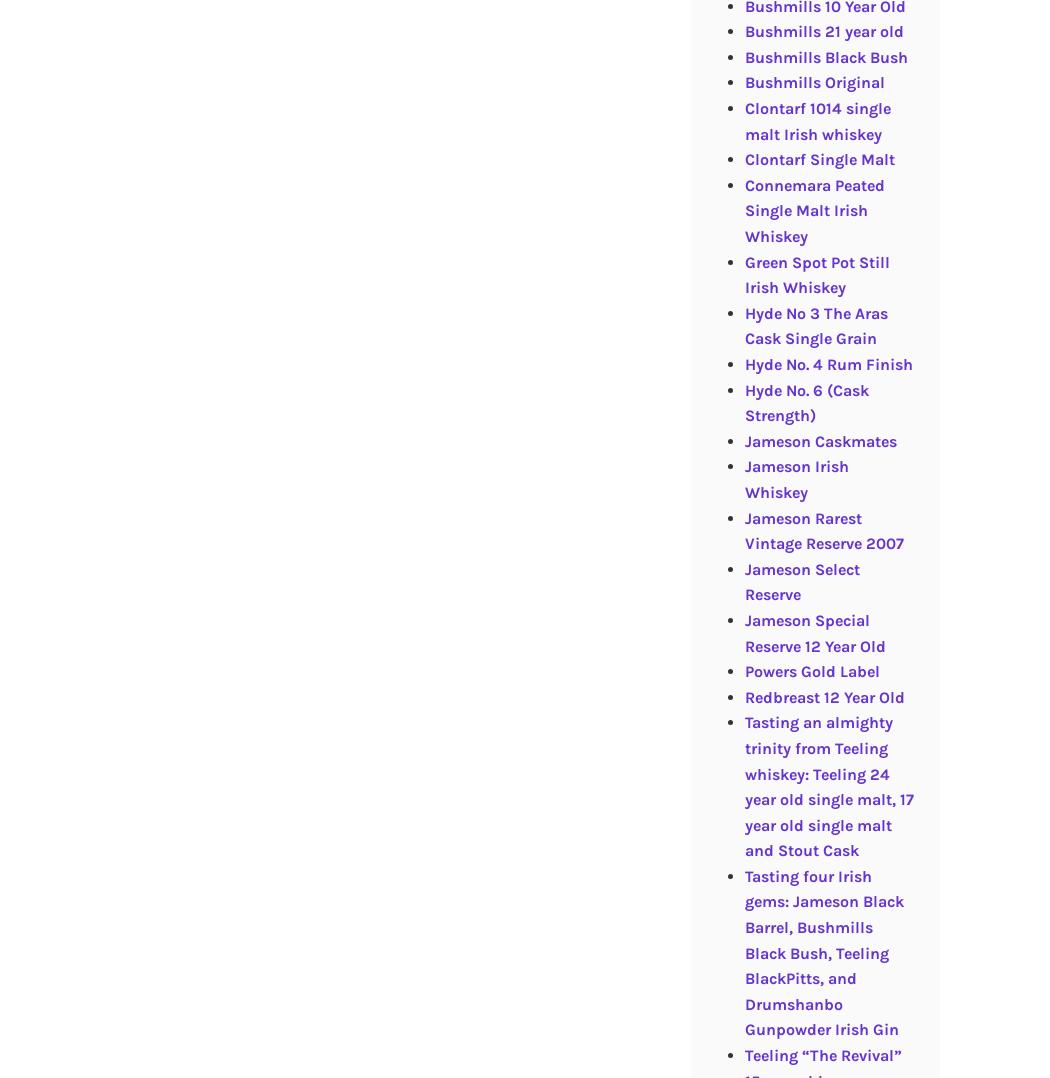  Describe the element at coordinates (819, 440) in the screenshot. I see `'Jameson Caskmates'` at that location.